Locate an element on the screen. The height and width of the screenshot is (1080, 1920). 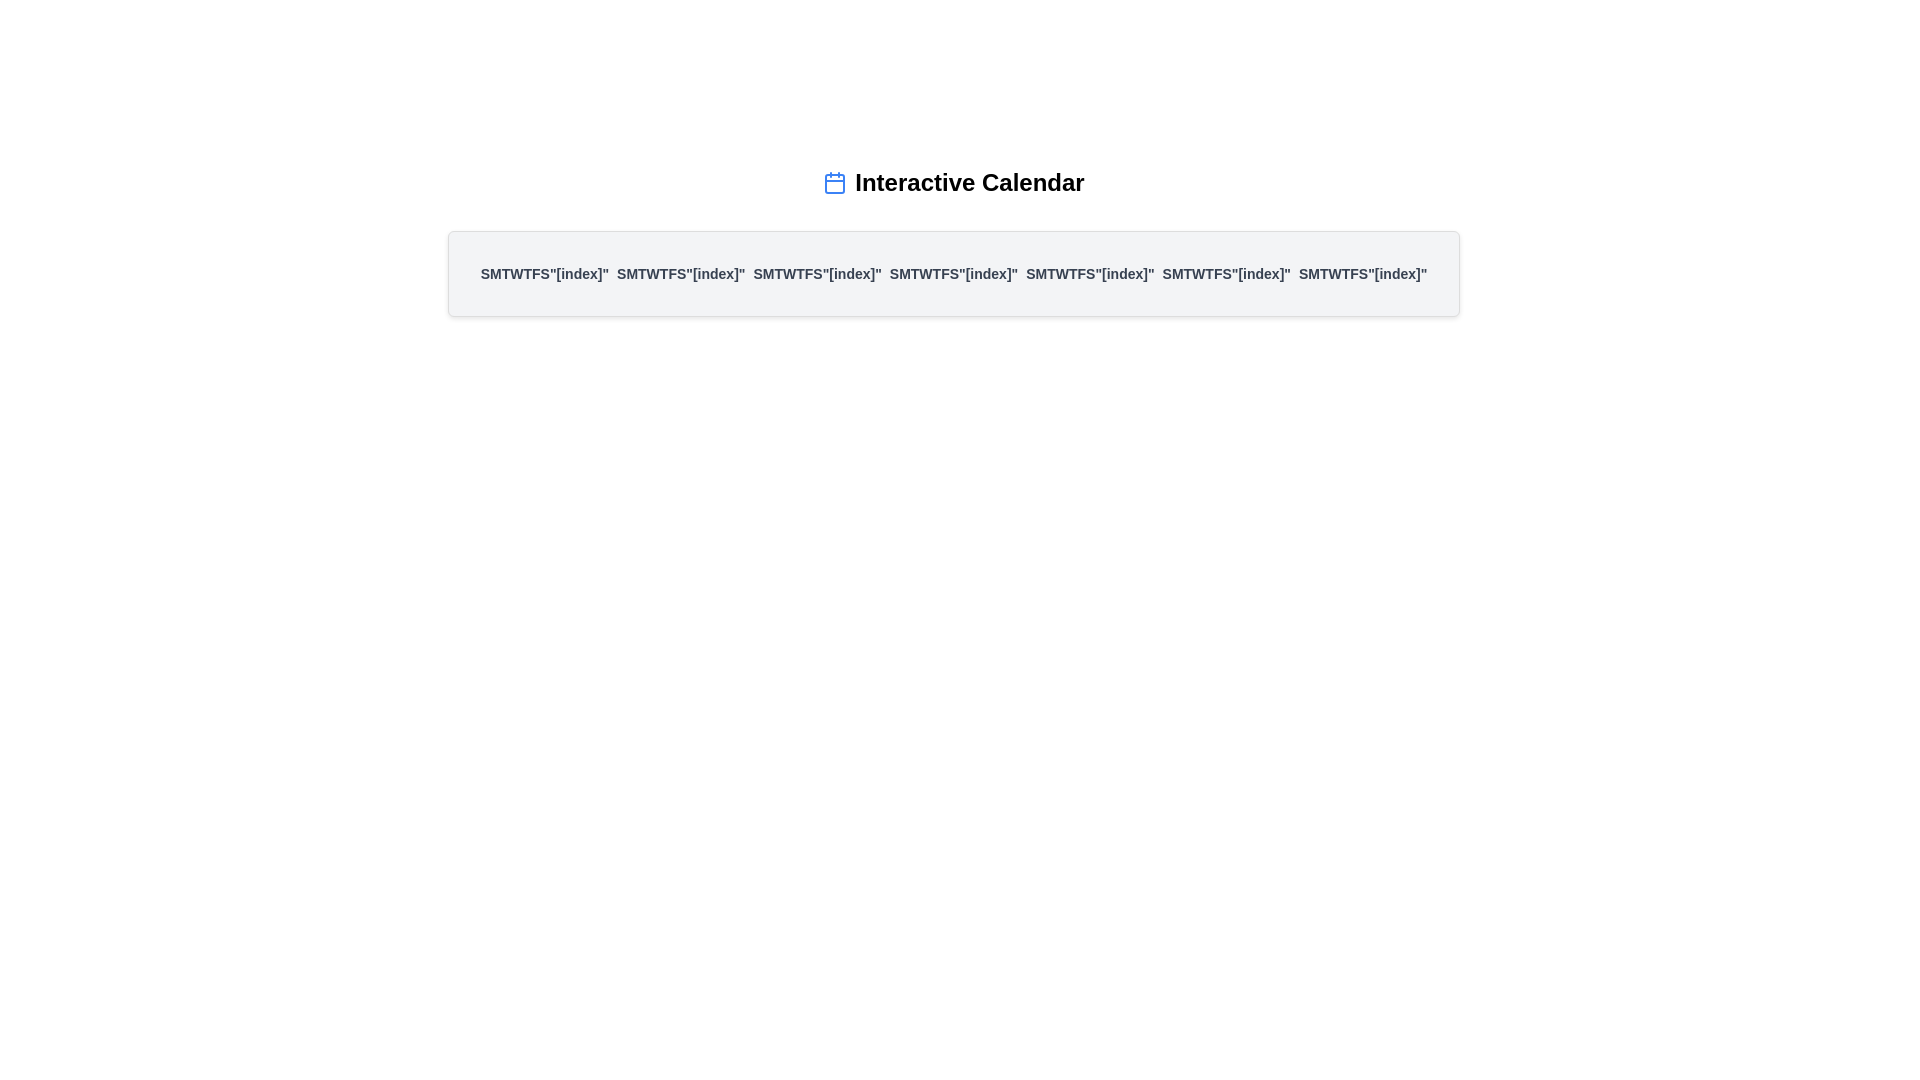
the first text label element displaying 'SMTWTFS[1]' in a small and bold gray font, located at the leftmost position of a horizontally aligned grid is located at coordinates (544, 273).